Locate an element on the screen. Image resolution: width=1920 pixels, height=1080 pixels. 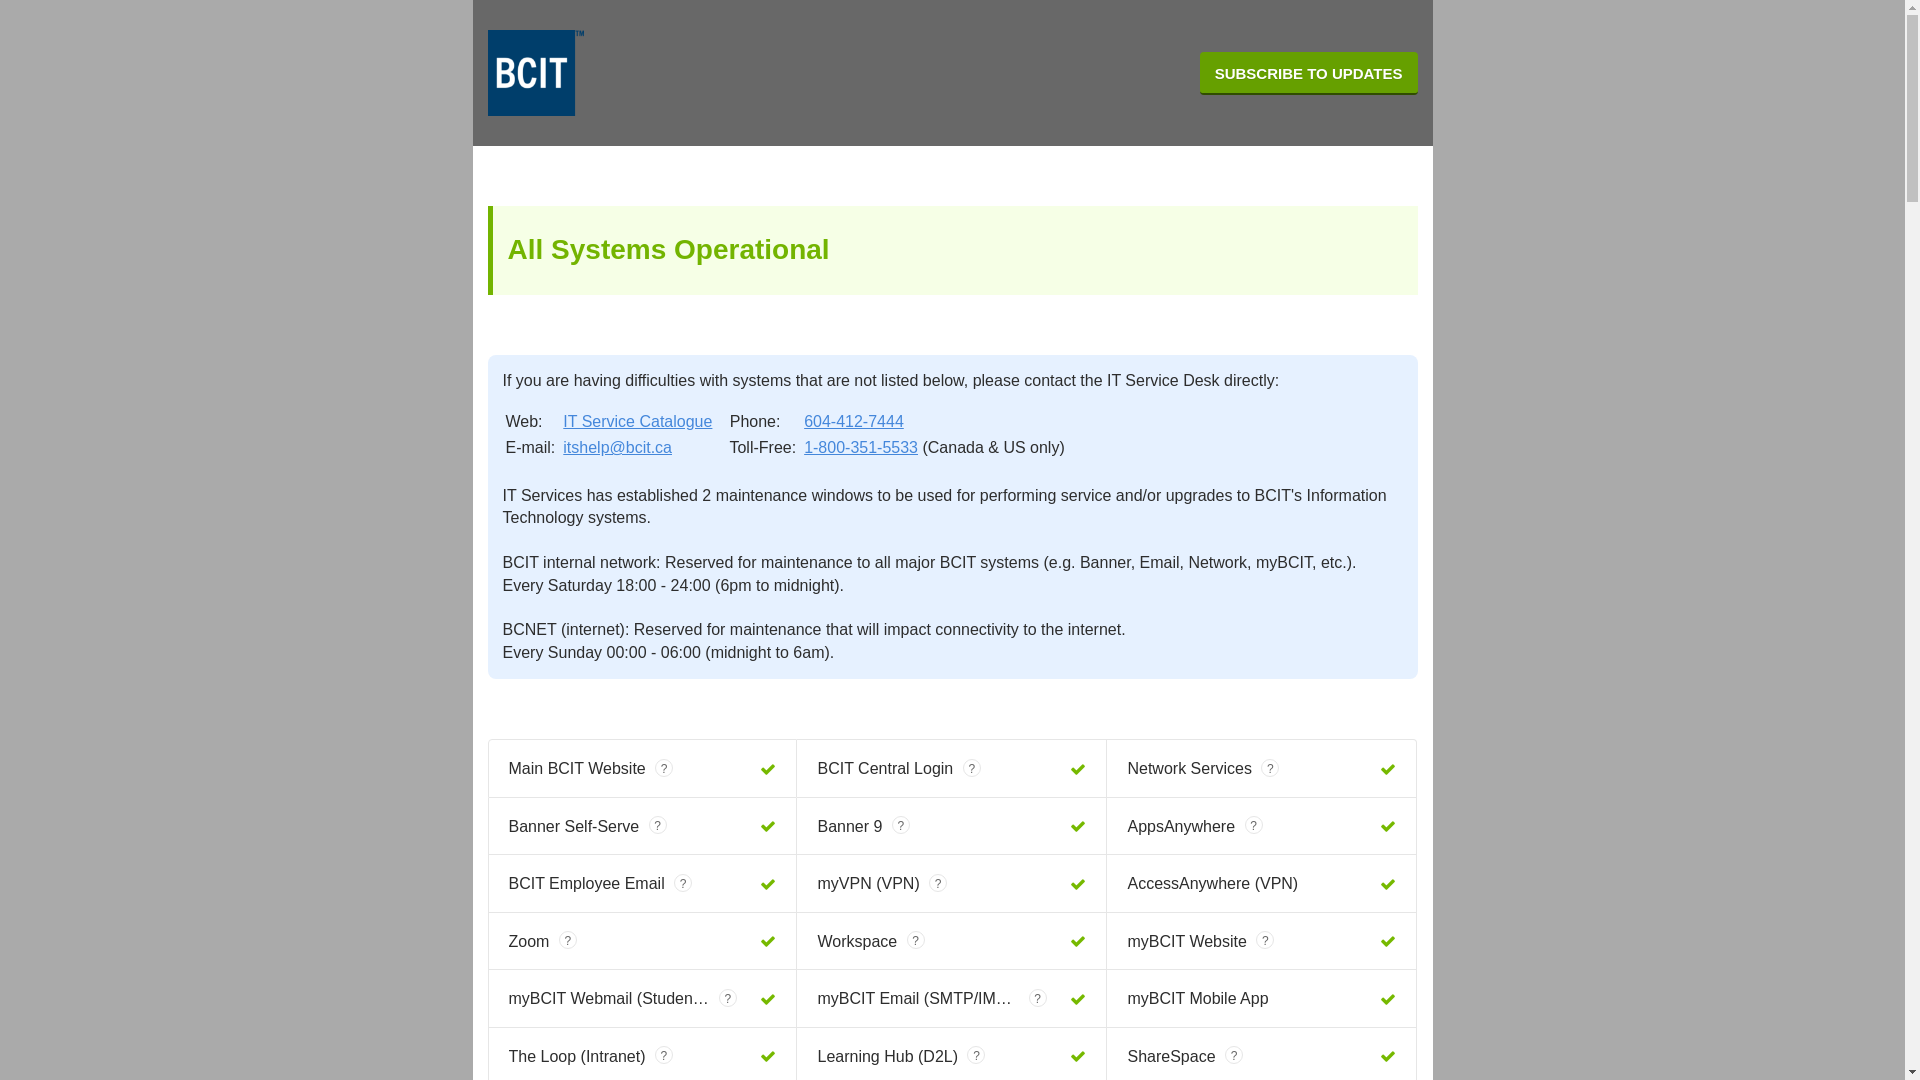
'1-800-351-5533' is located at coordinates (860, 446).